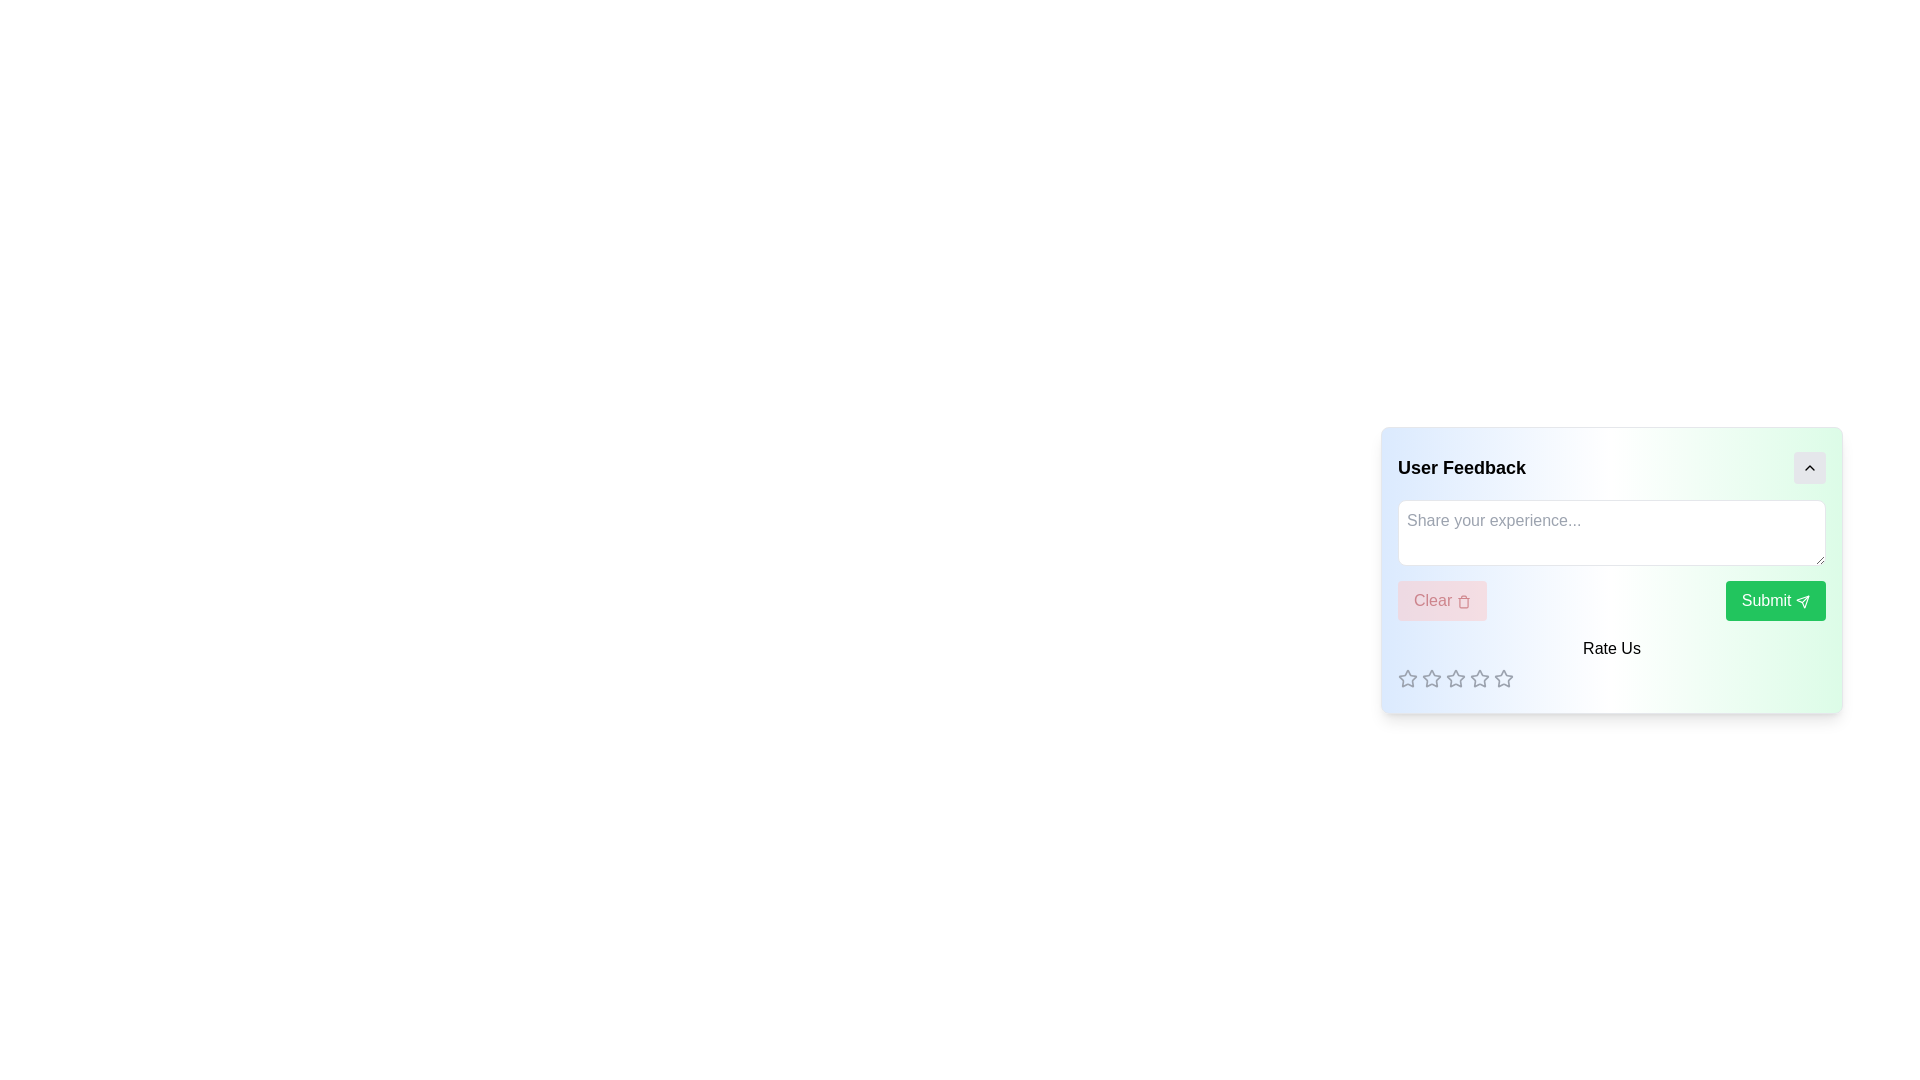 This screenshot has width=1920, height=1080. Describe the element at coordinates (1775, 600) in the screenshot. I see `the submission button located in the bottom-right corner of the feedback form to observe the hover effect` at that location.